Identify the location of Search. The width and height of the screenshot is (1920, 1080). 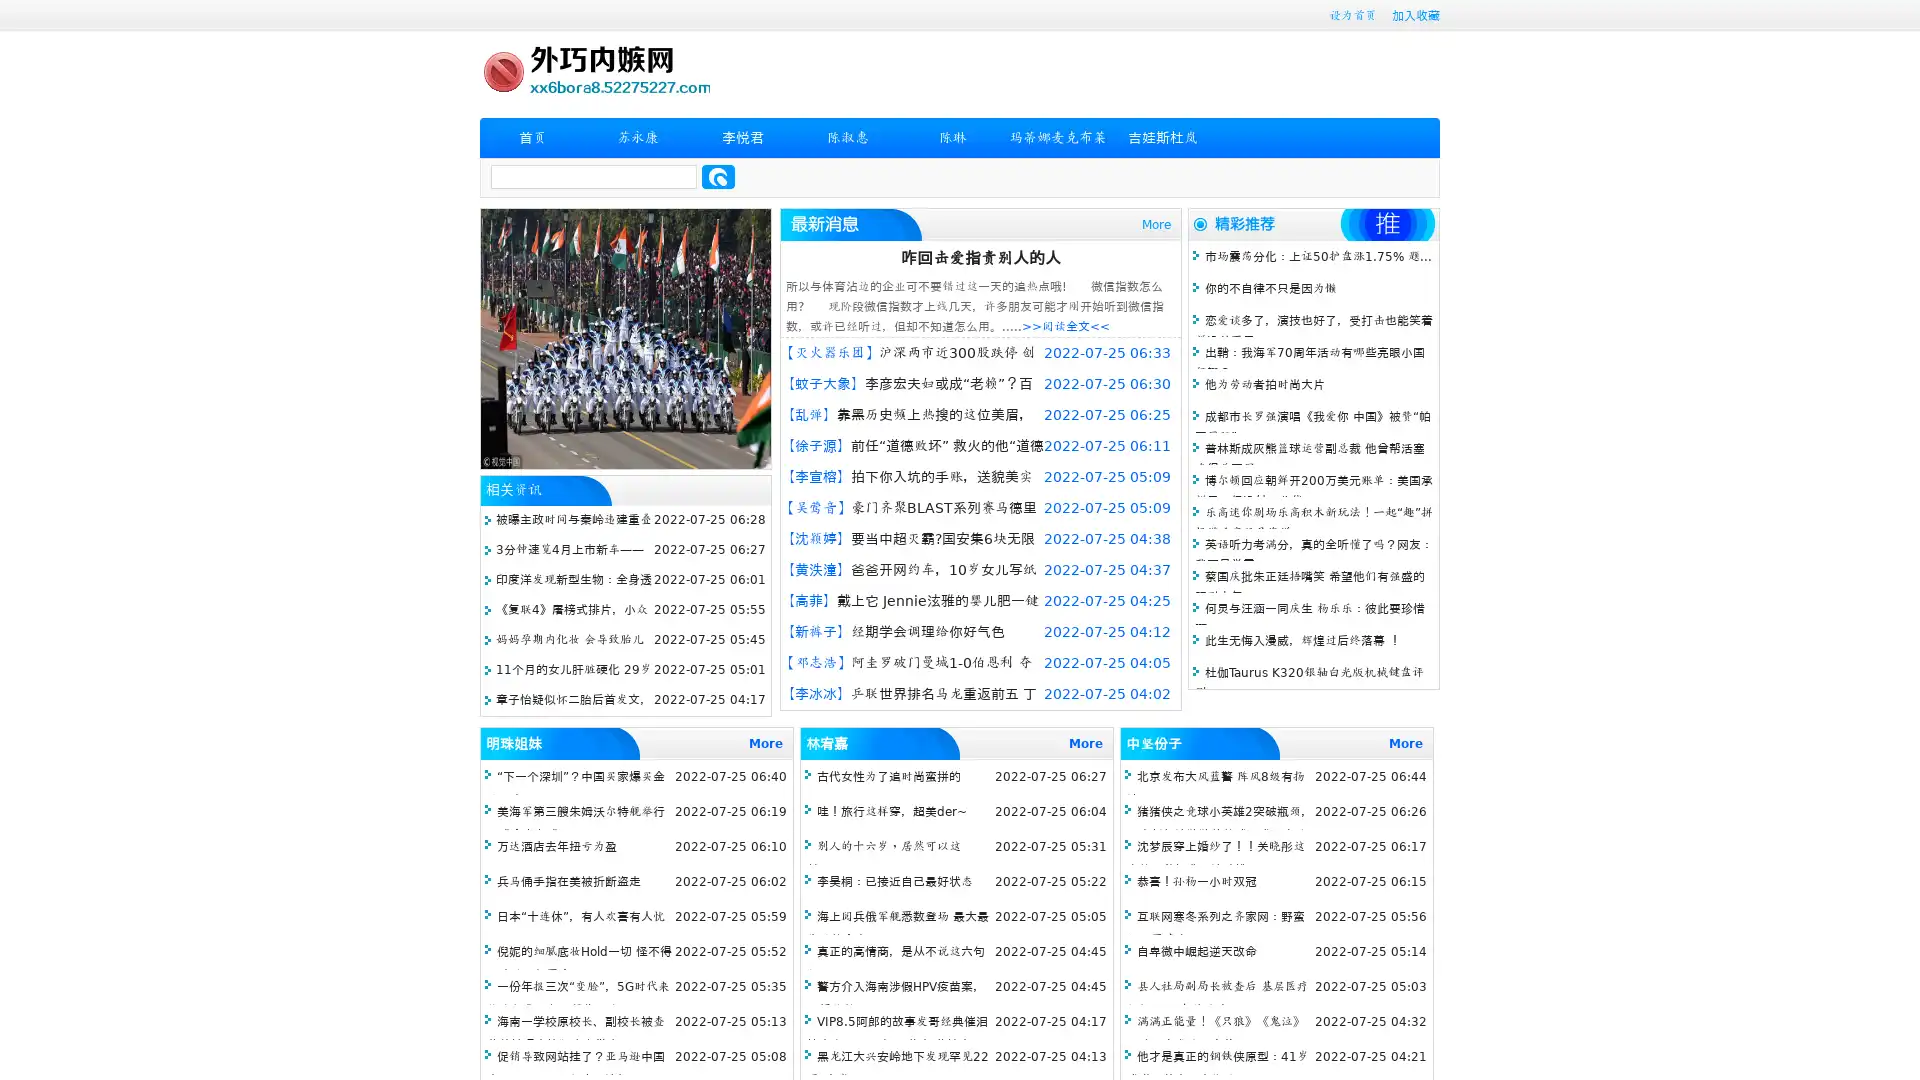
(718, 176).